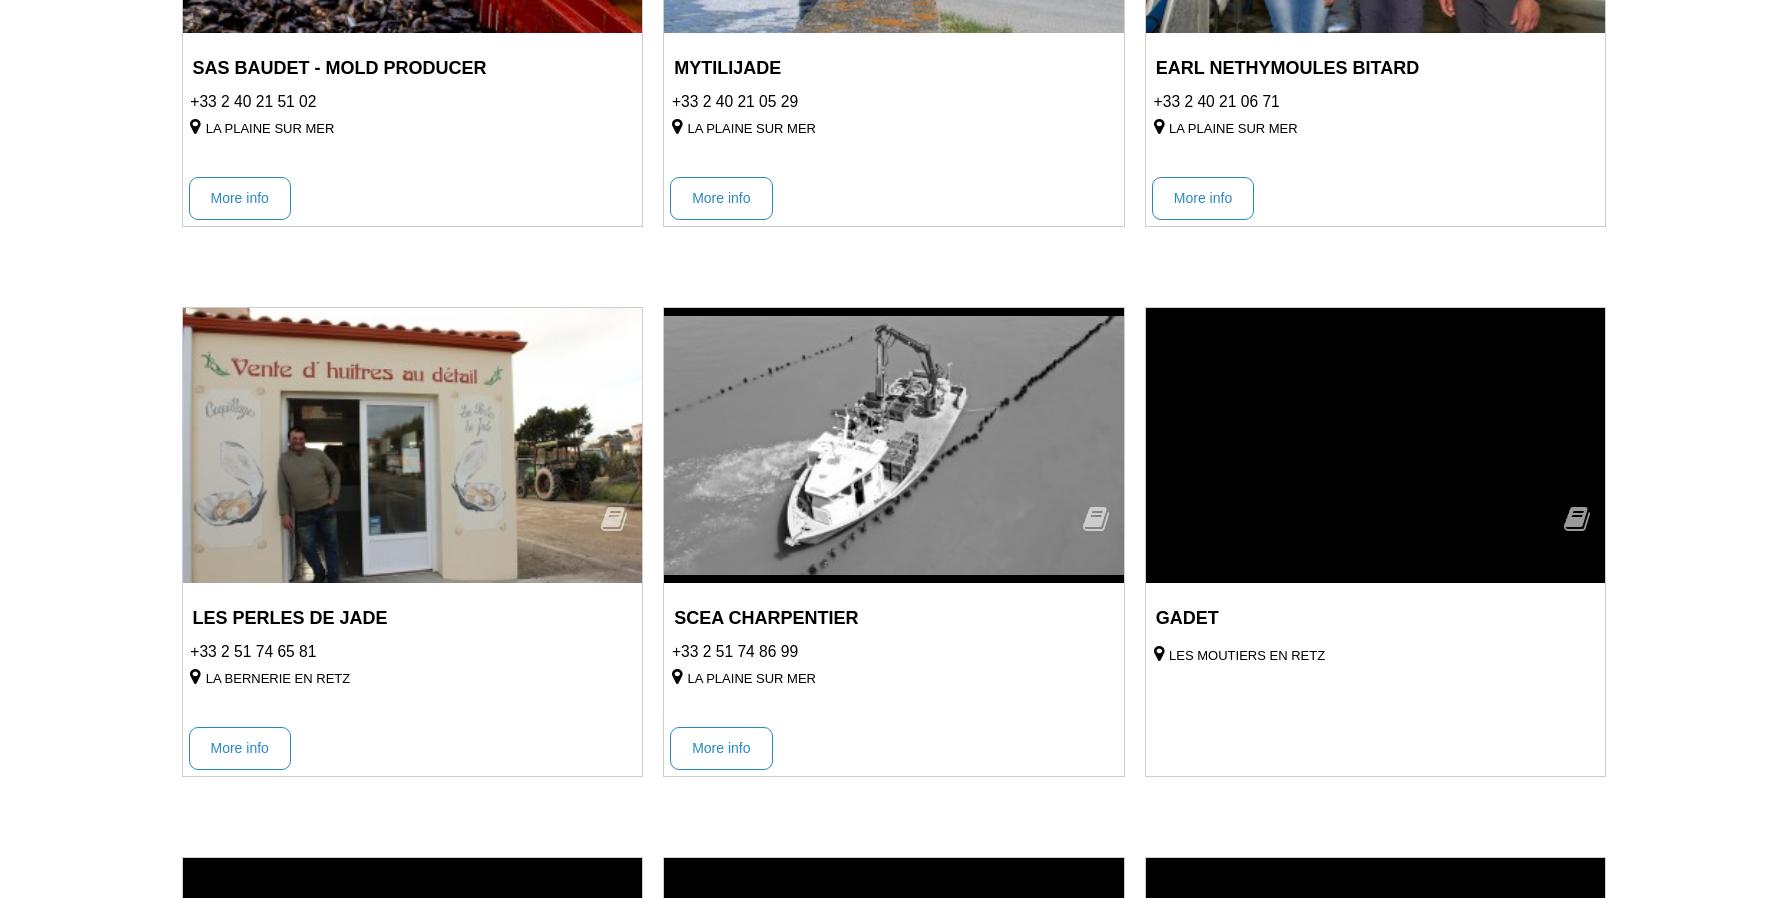 The width and height of the screenshot is (1788, 898). I want to click on 'EARL NETHYMOULES BITARD', so click(1286, 66).